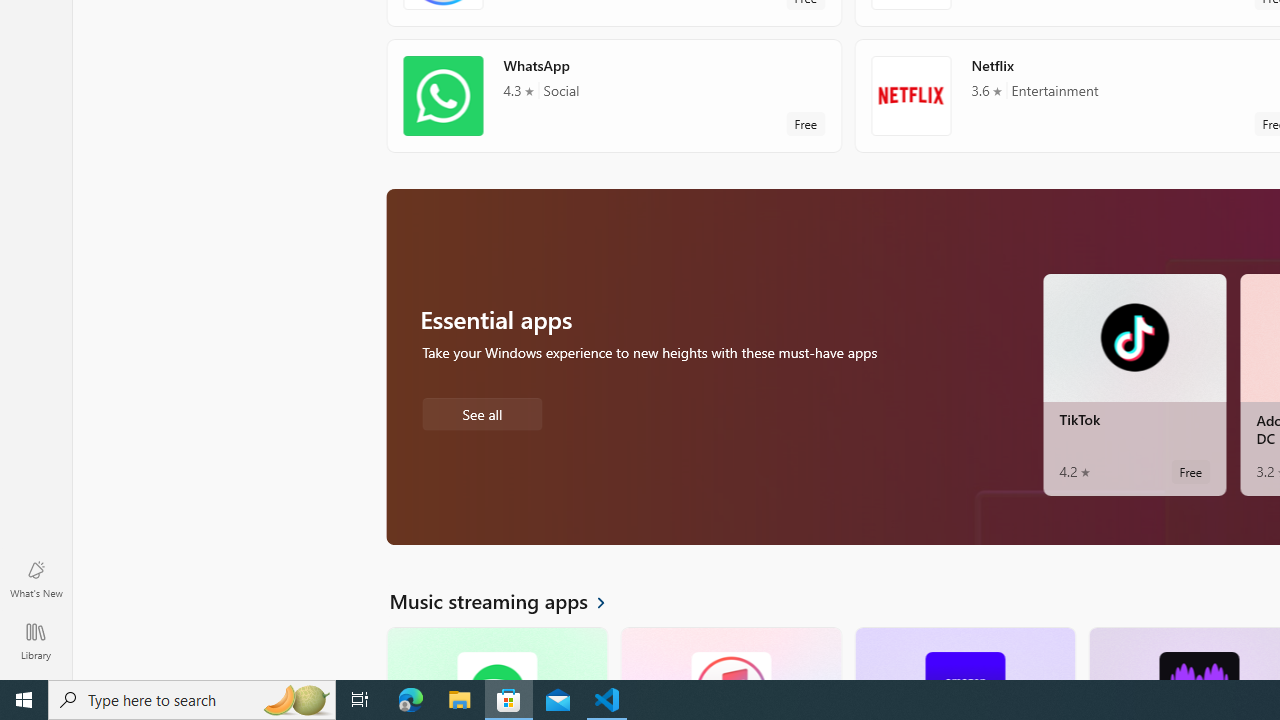 The height and width of the screenshot is (720, 1280). Describe the element at coordinates (509, 599) in the screenshot. I see `'See all  Music streaming apps'` at that location.